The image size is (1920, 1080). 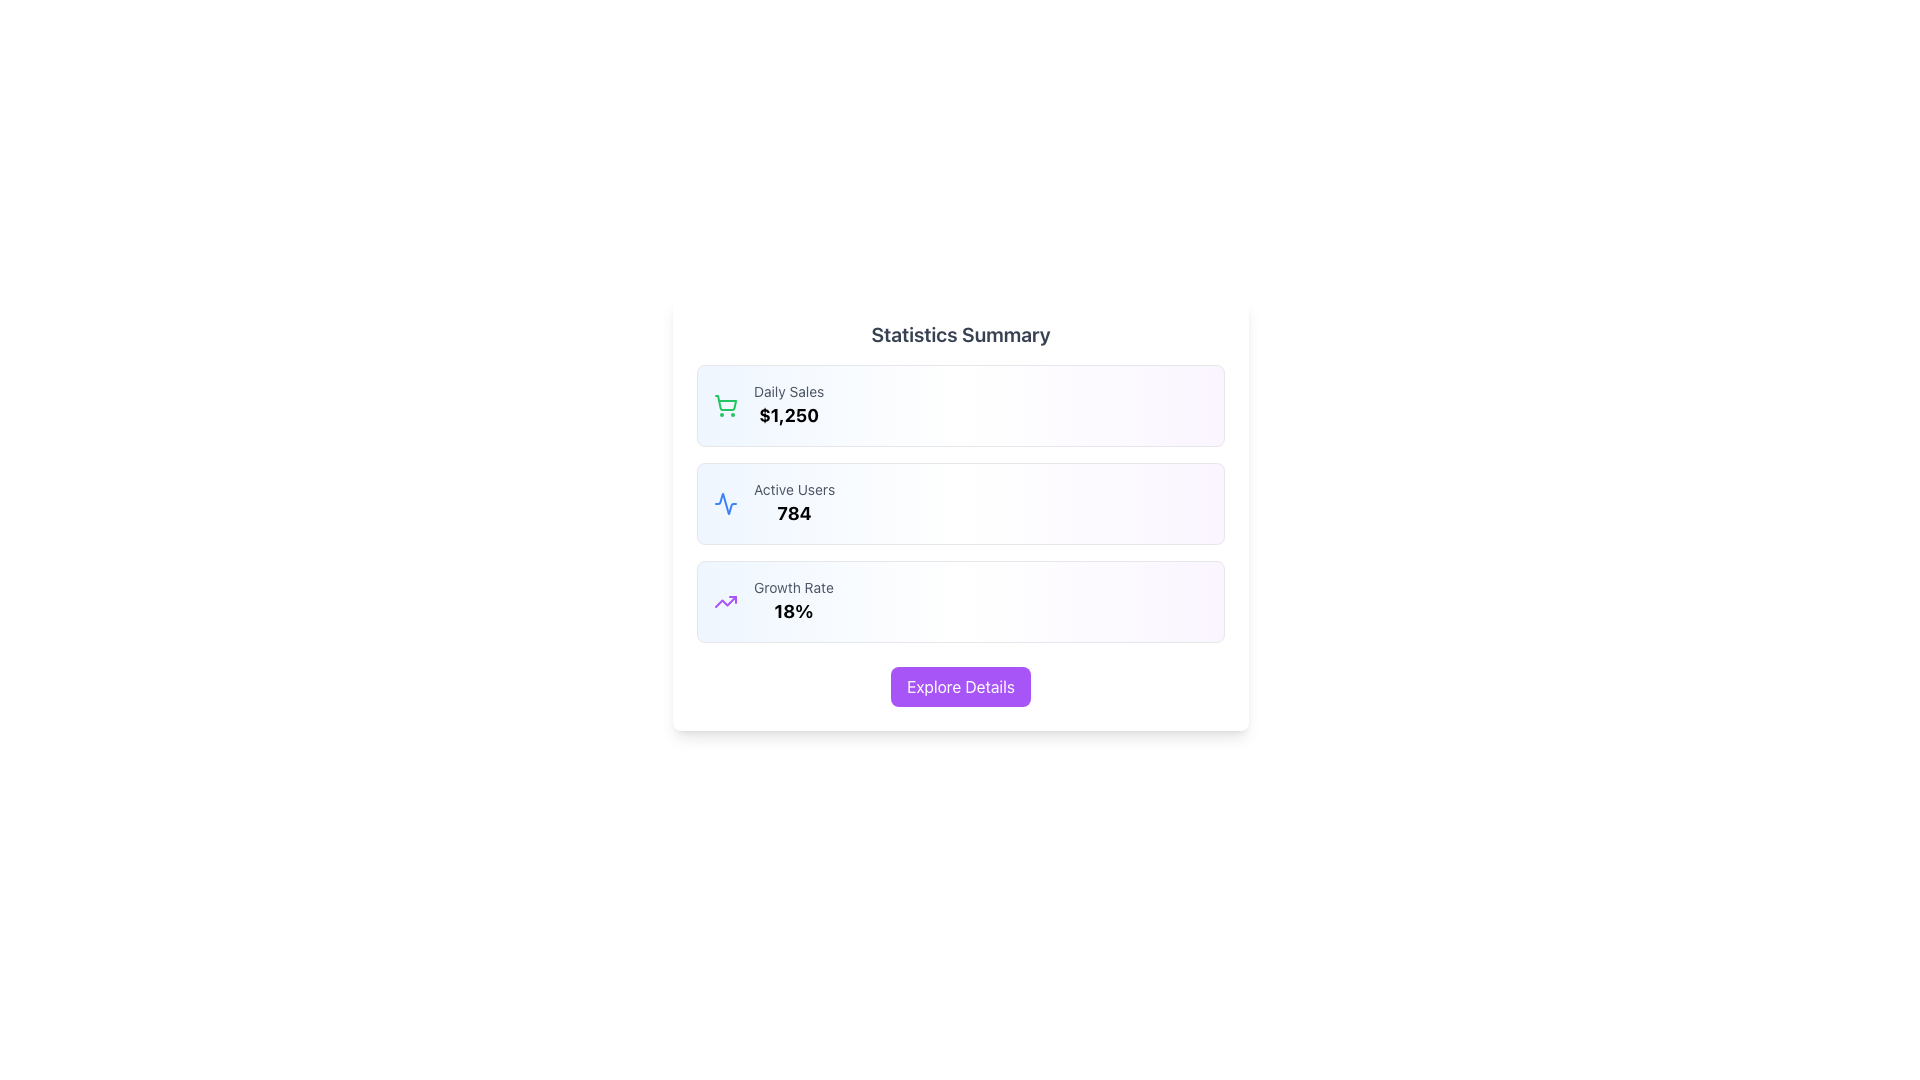 What do you see at coordinates (788, 415) in the screenshot?
I see `the text label displaying '$1,250', which is bold and located in the 'Daily Sales' section under 'Statistics Summary'` at bounding box center [788, 415].